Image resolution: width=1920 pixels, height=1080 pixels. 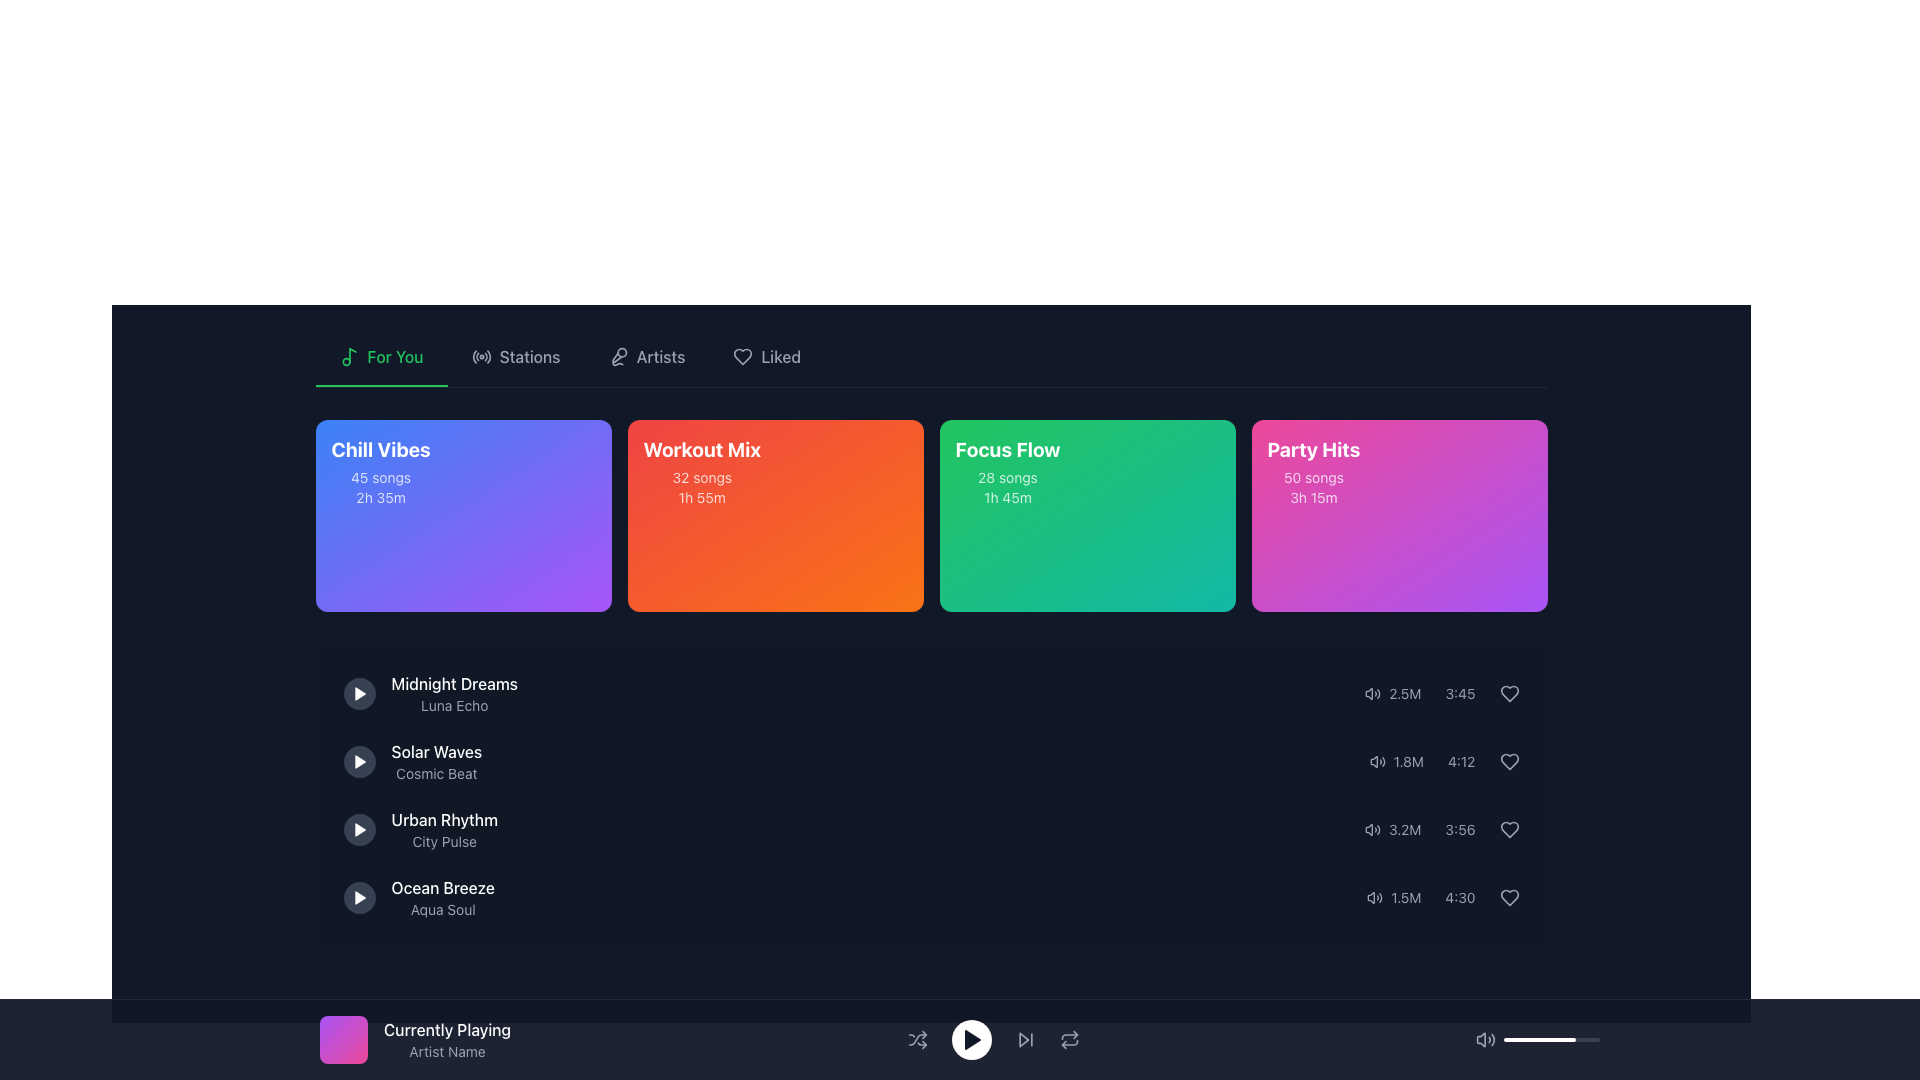 What do you see at coordinates (1008, 471) in the screenshot?
I see `the 'Focus Flow' playlist text block, which displays three lines of text on a green background, including '28 songs' and '1h 45m.'` at bounding box center [1008, 471].